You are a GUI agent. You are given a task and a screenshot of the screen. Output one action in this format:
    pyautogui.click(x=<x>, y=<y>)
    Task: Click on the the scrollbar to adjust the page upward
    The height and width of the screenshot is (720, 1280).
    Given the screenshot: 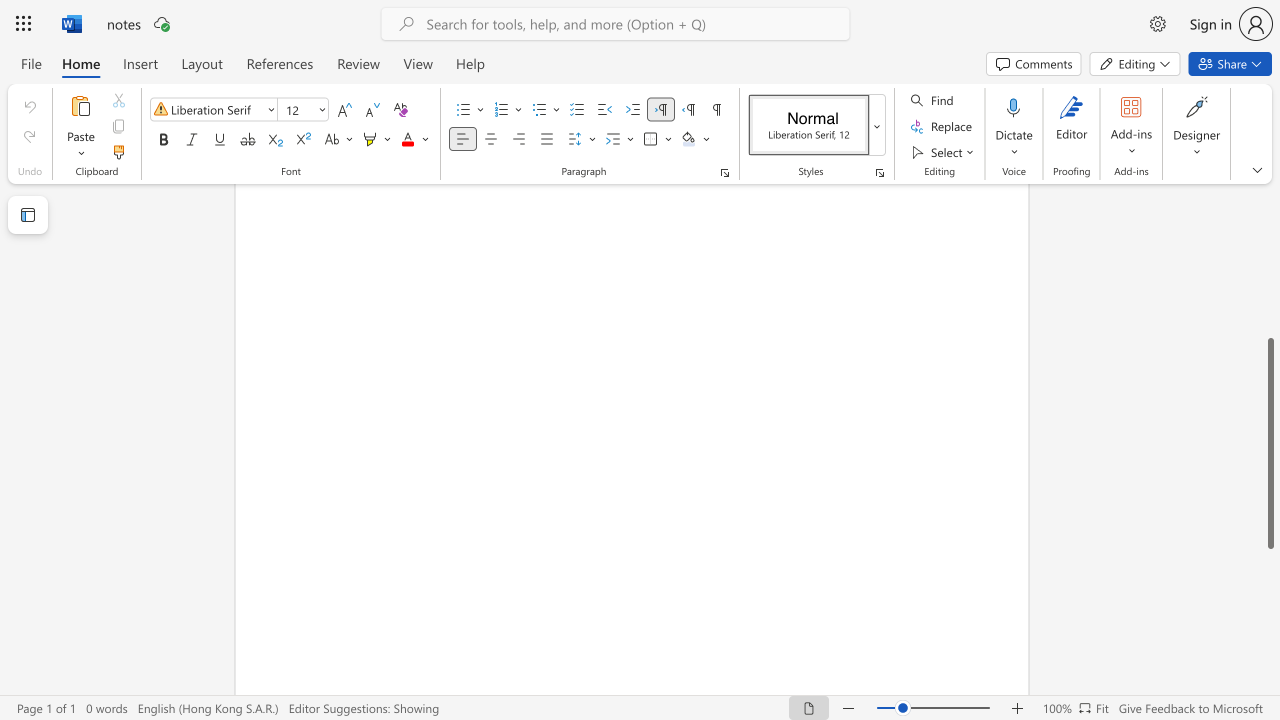 What is the action you would take?
    pyautogui.click(x=1269, y=228)
    